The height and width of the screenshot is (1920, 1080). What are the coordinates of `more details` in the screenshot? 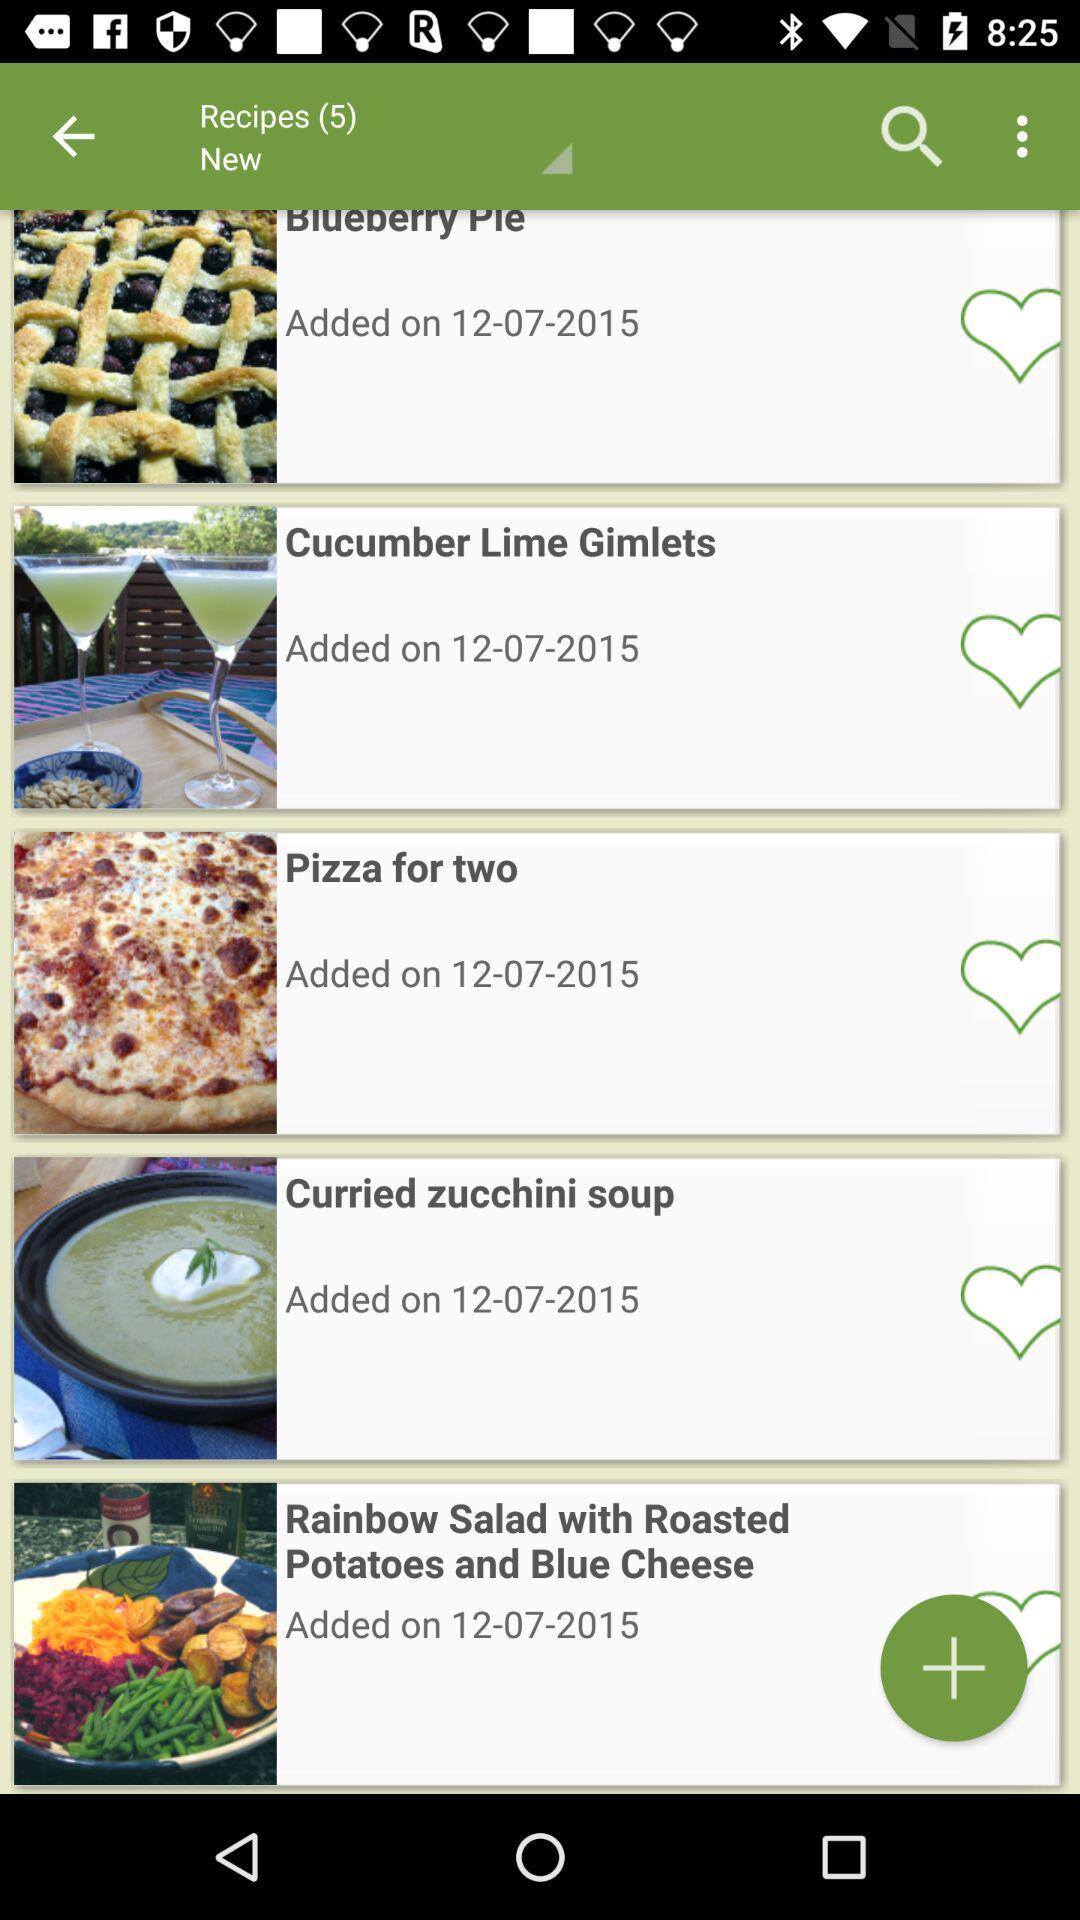 It's located at (952, 1667).